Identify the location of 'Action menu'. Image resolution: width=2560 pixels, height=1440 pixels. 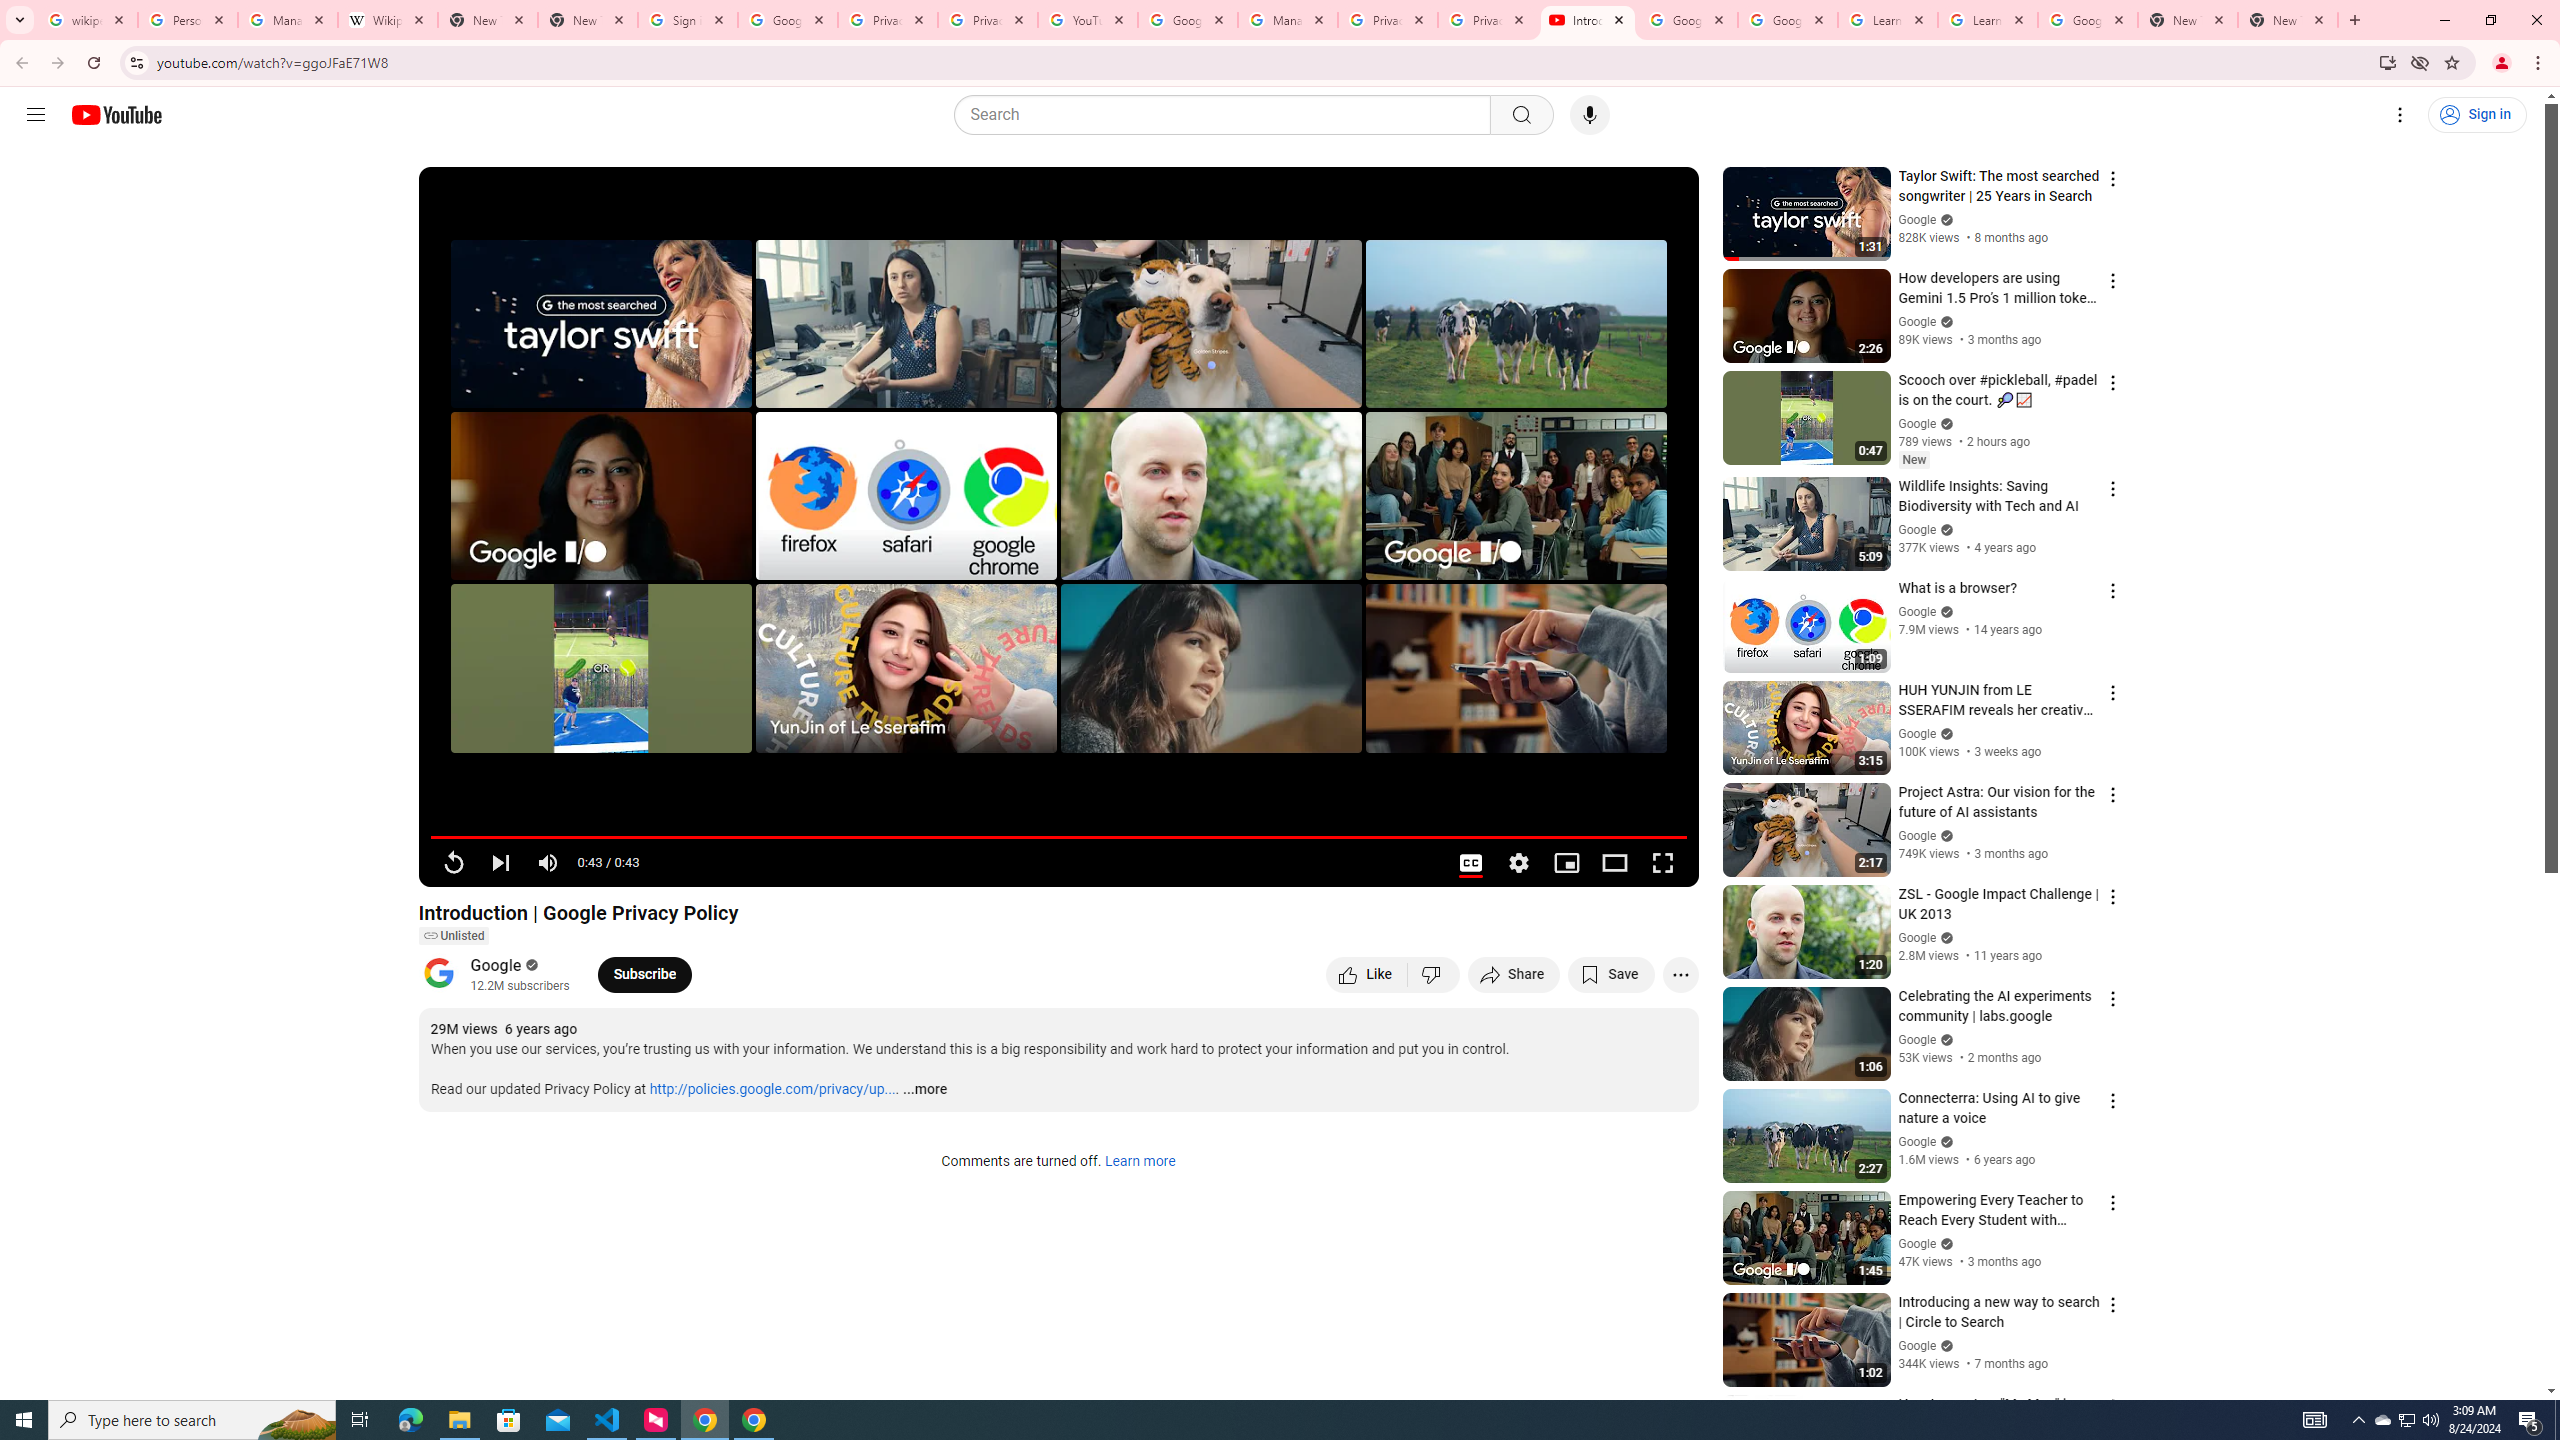
(2111, 1405).